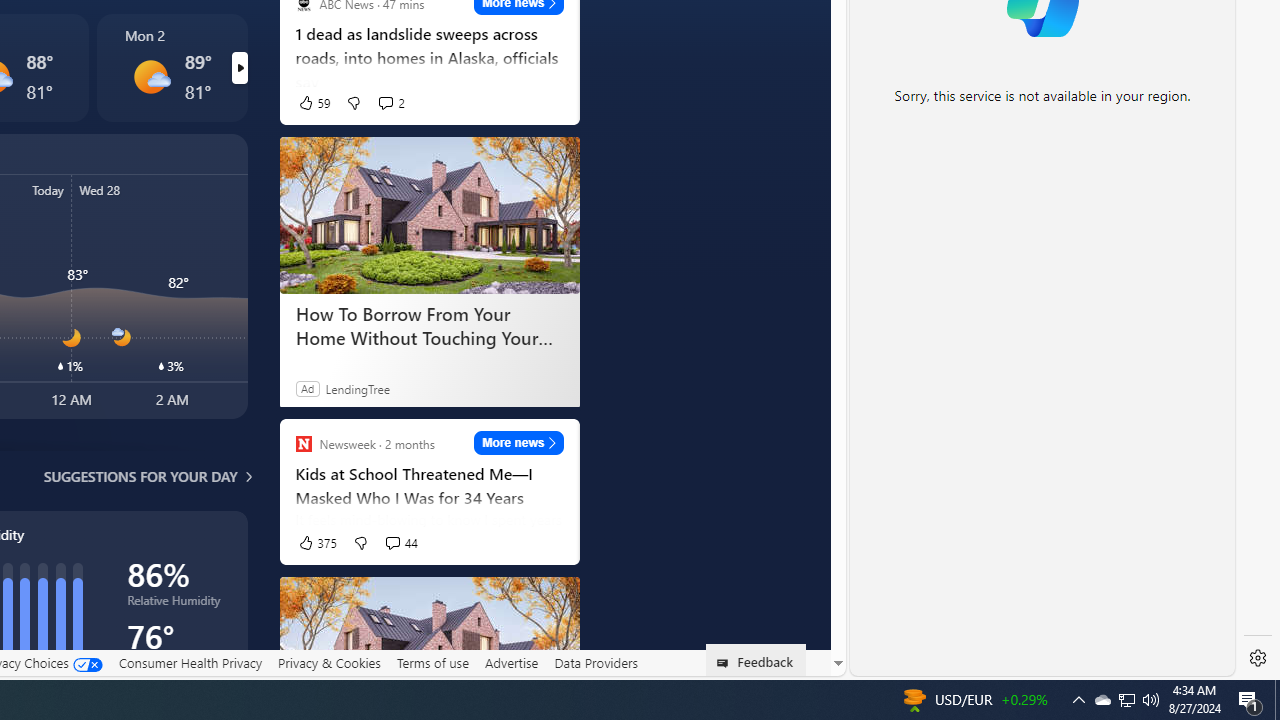 This screenshot has width=1280, height=720. What do you see at coordinates (726, 663) in the screenshot?
I see `'Class: feedback_link_icon-DS-EntryPoint1-1'` at bounding box center [726, 663].